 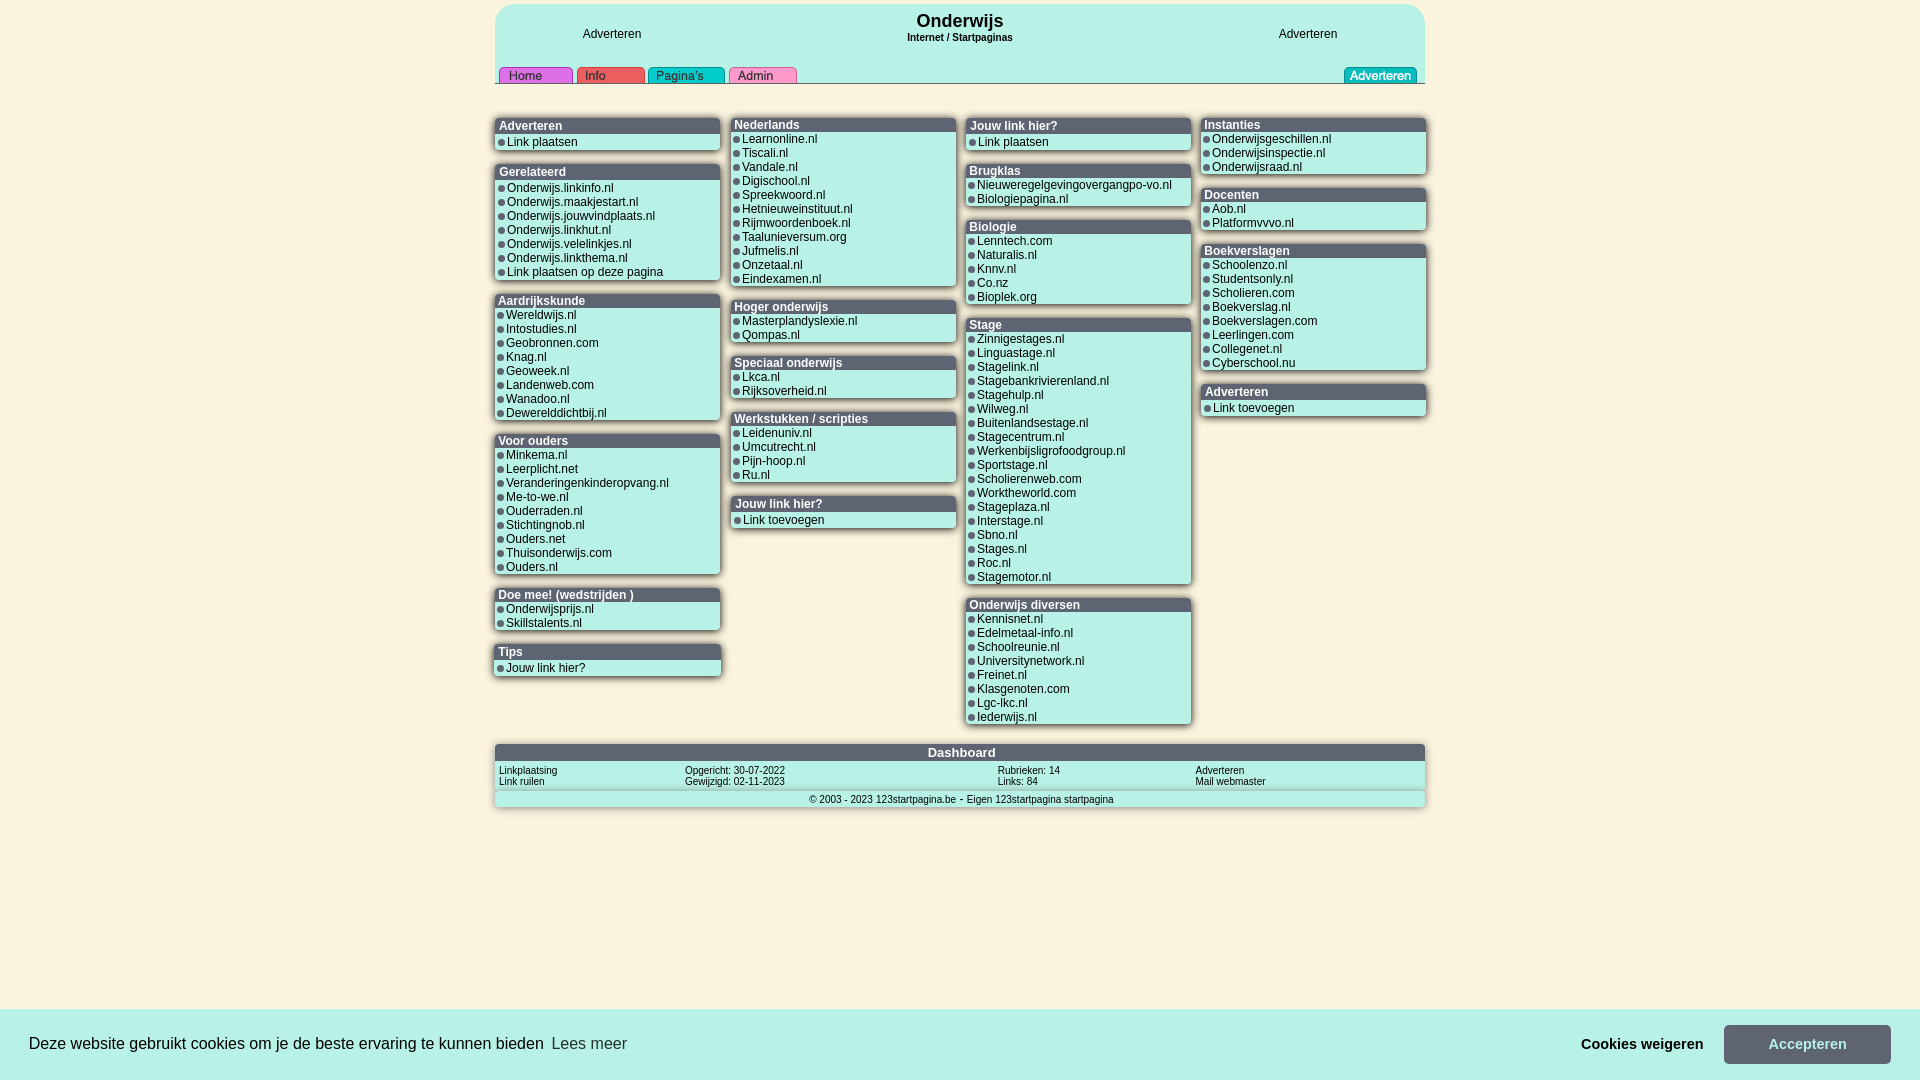 What do you see at coordinates (1022, 199) in the screenshot?
I see `'Biologiepagina.nl'` at bounding box center [1022, 199].